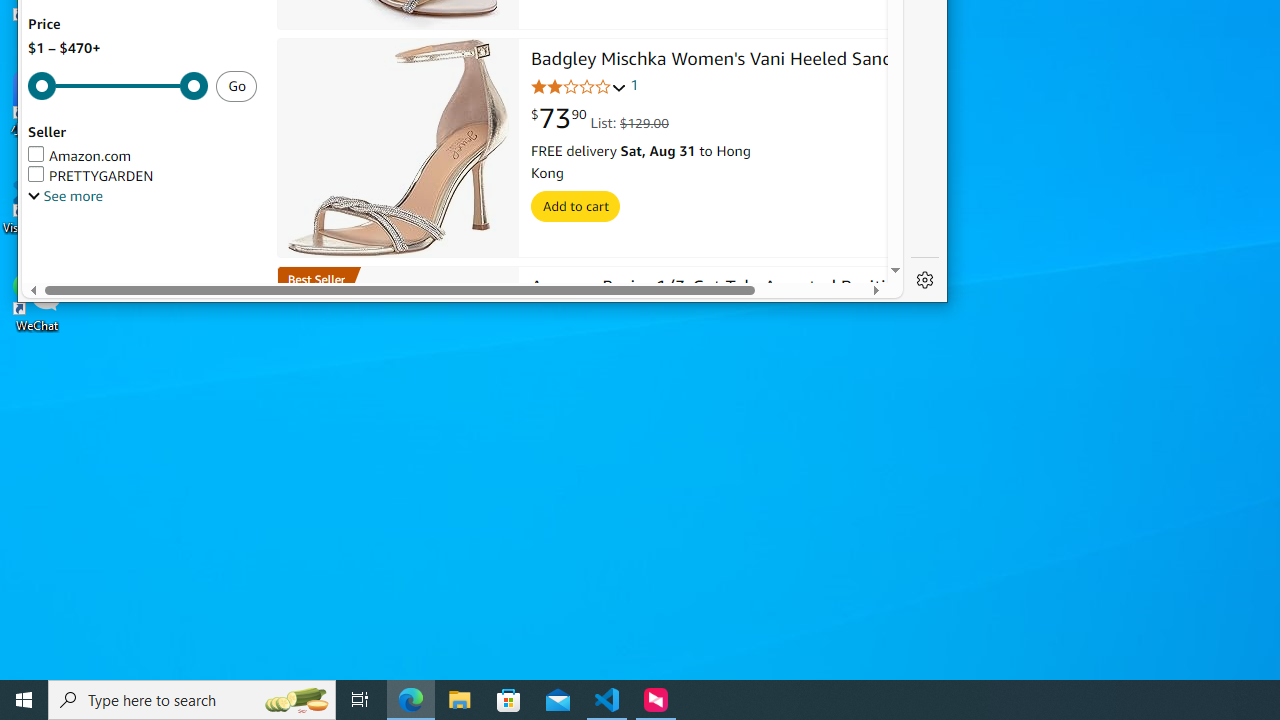 This screenshot has width=1280, height=720. Describe the element at coordinates (24, 698) in the screenshot. I see `'Start'` at that location.